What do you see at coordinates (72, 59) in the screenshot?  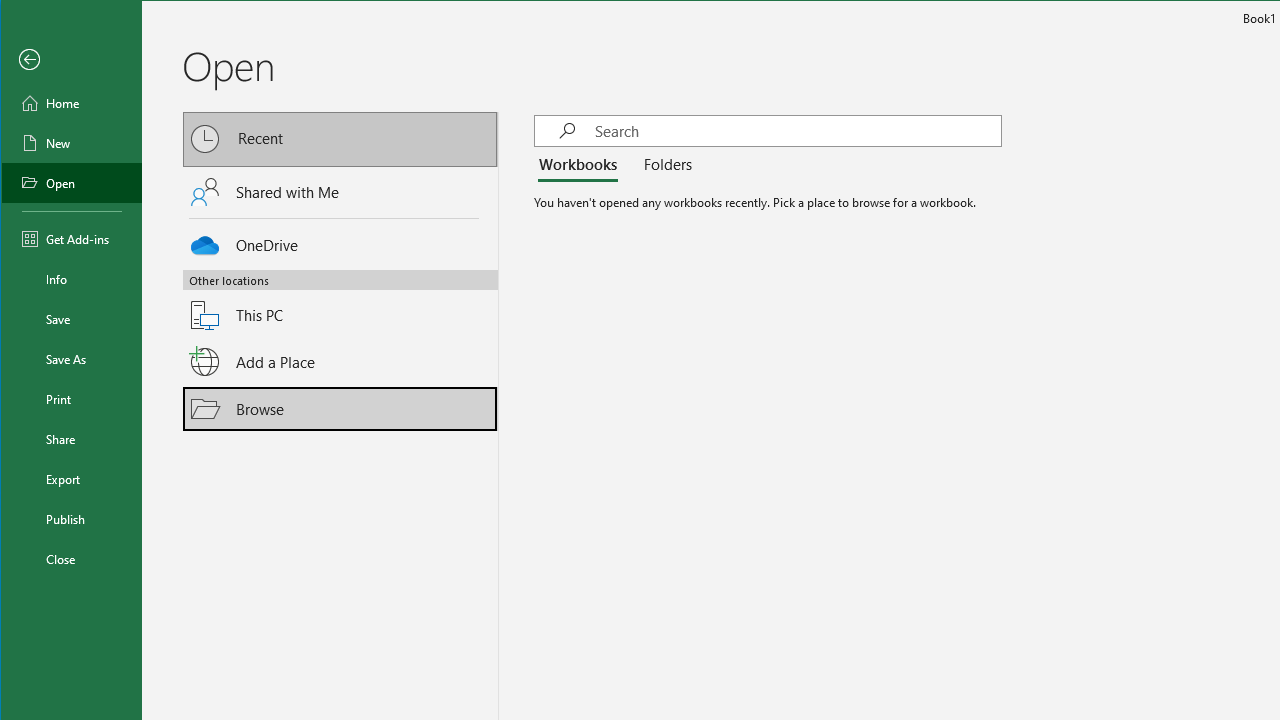 I see `'Back'` at bounding box center [72, 59].